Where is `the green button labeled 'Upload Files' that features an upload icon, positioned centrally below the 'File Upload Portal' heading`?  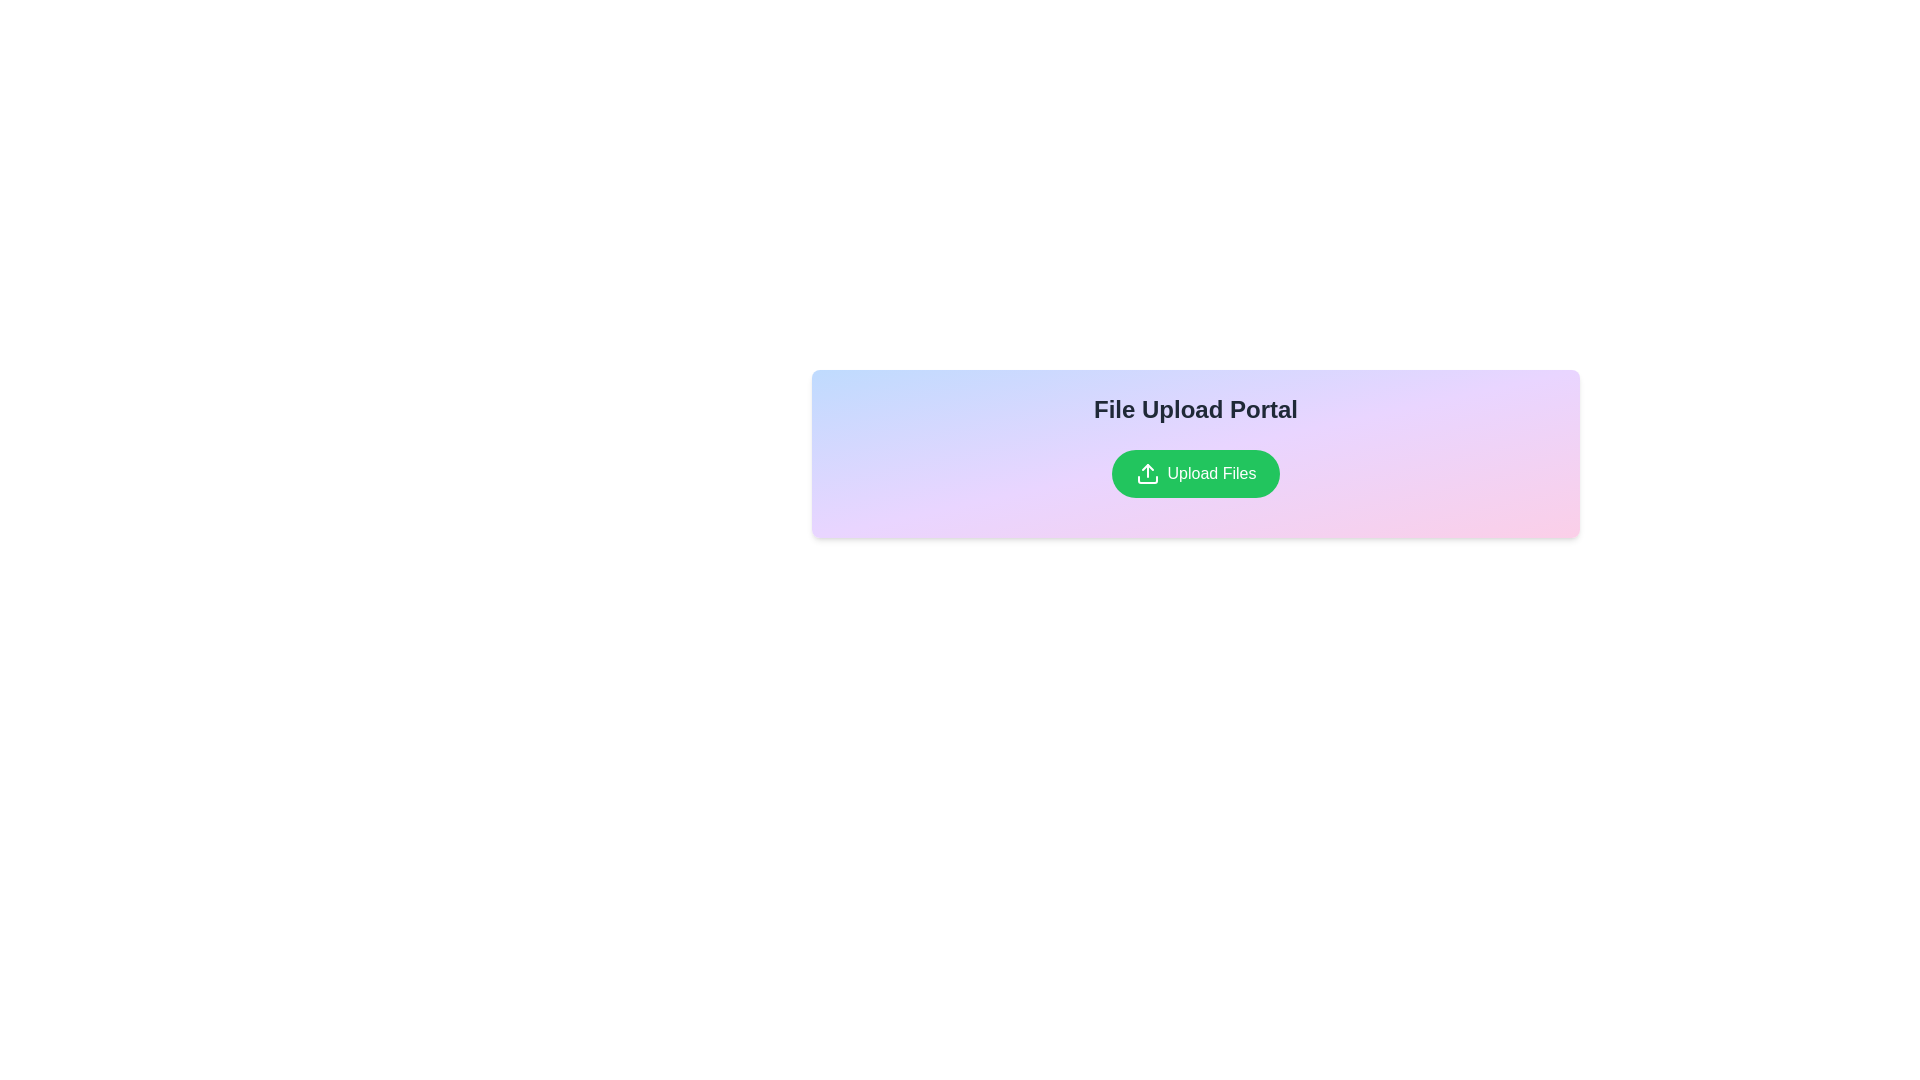 the green button labeled 'Upload Files' that features an upload icon, positioned centrally below the 'File Upload Portal' heading is located at coordinates (1195, 474).